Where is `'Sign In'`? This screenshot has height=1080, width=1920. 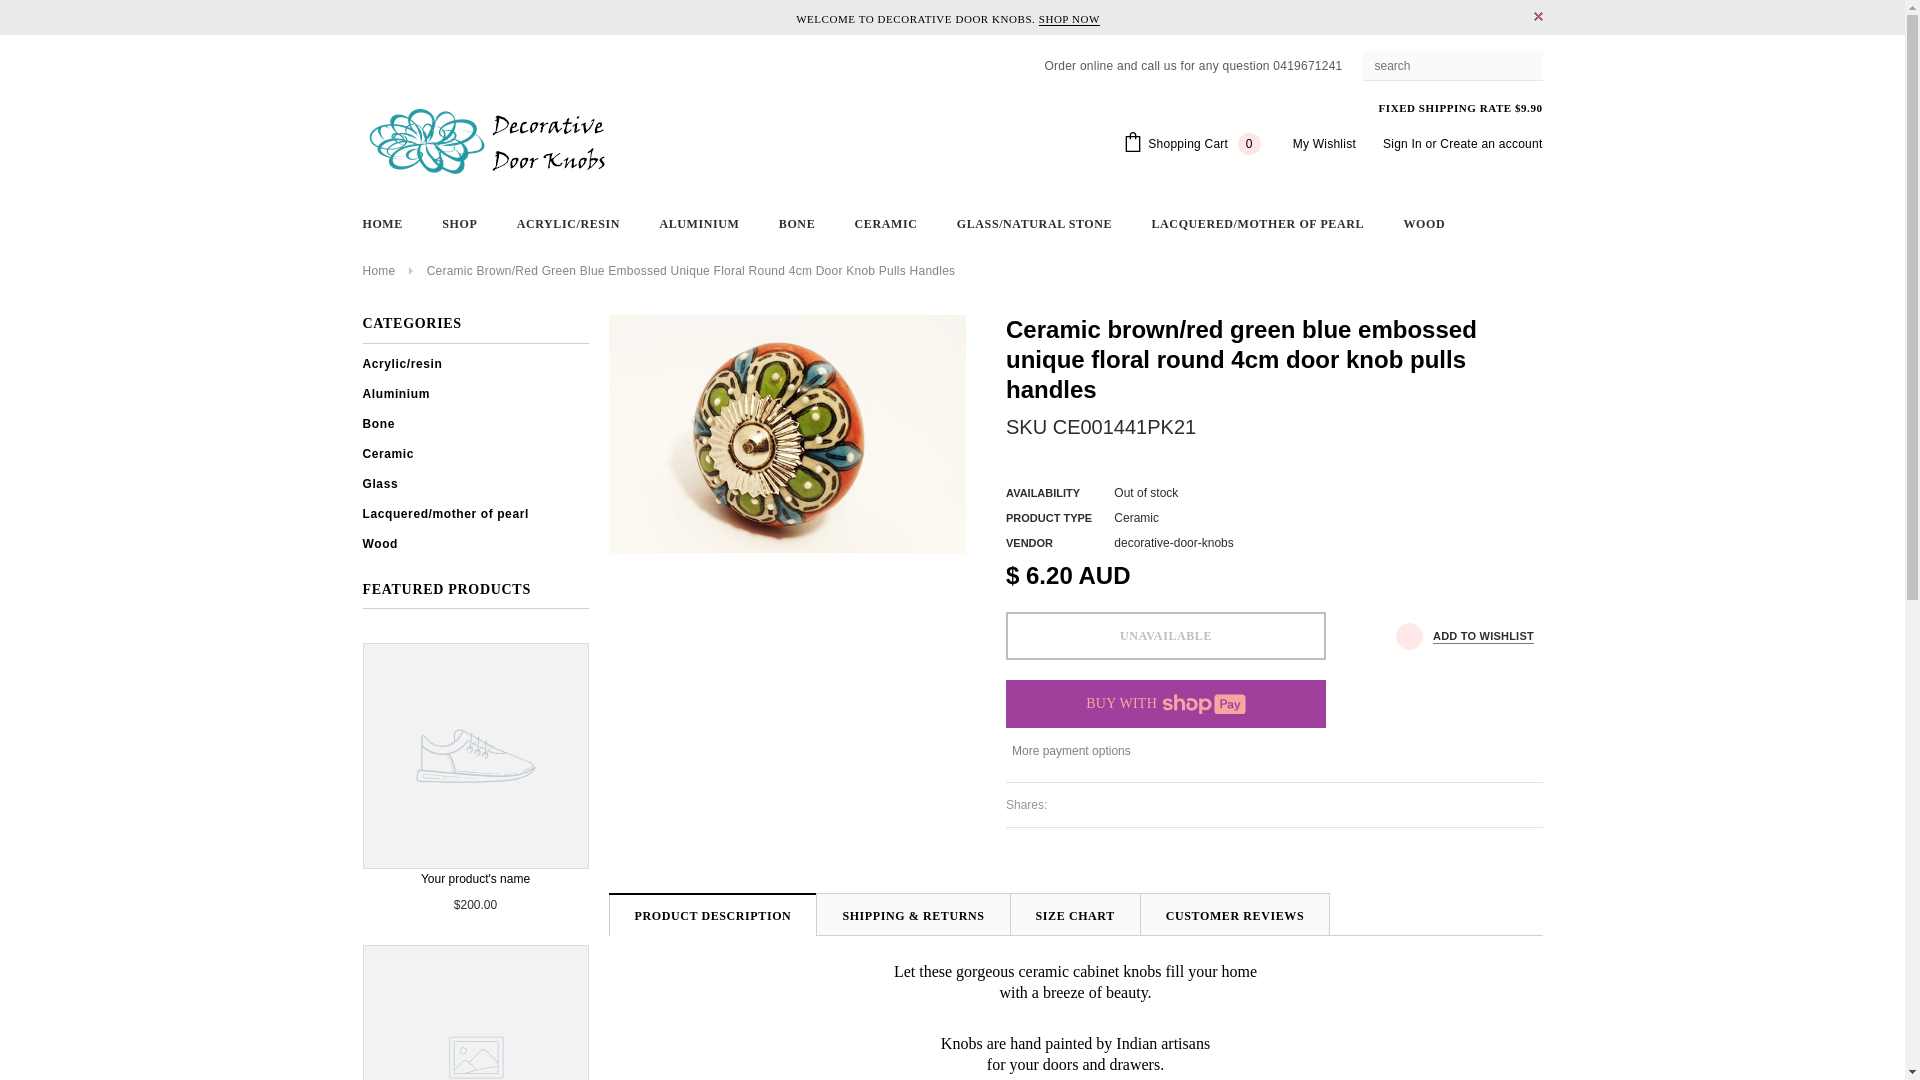
'Sign In' is located at coordinates (1401, 142).